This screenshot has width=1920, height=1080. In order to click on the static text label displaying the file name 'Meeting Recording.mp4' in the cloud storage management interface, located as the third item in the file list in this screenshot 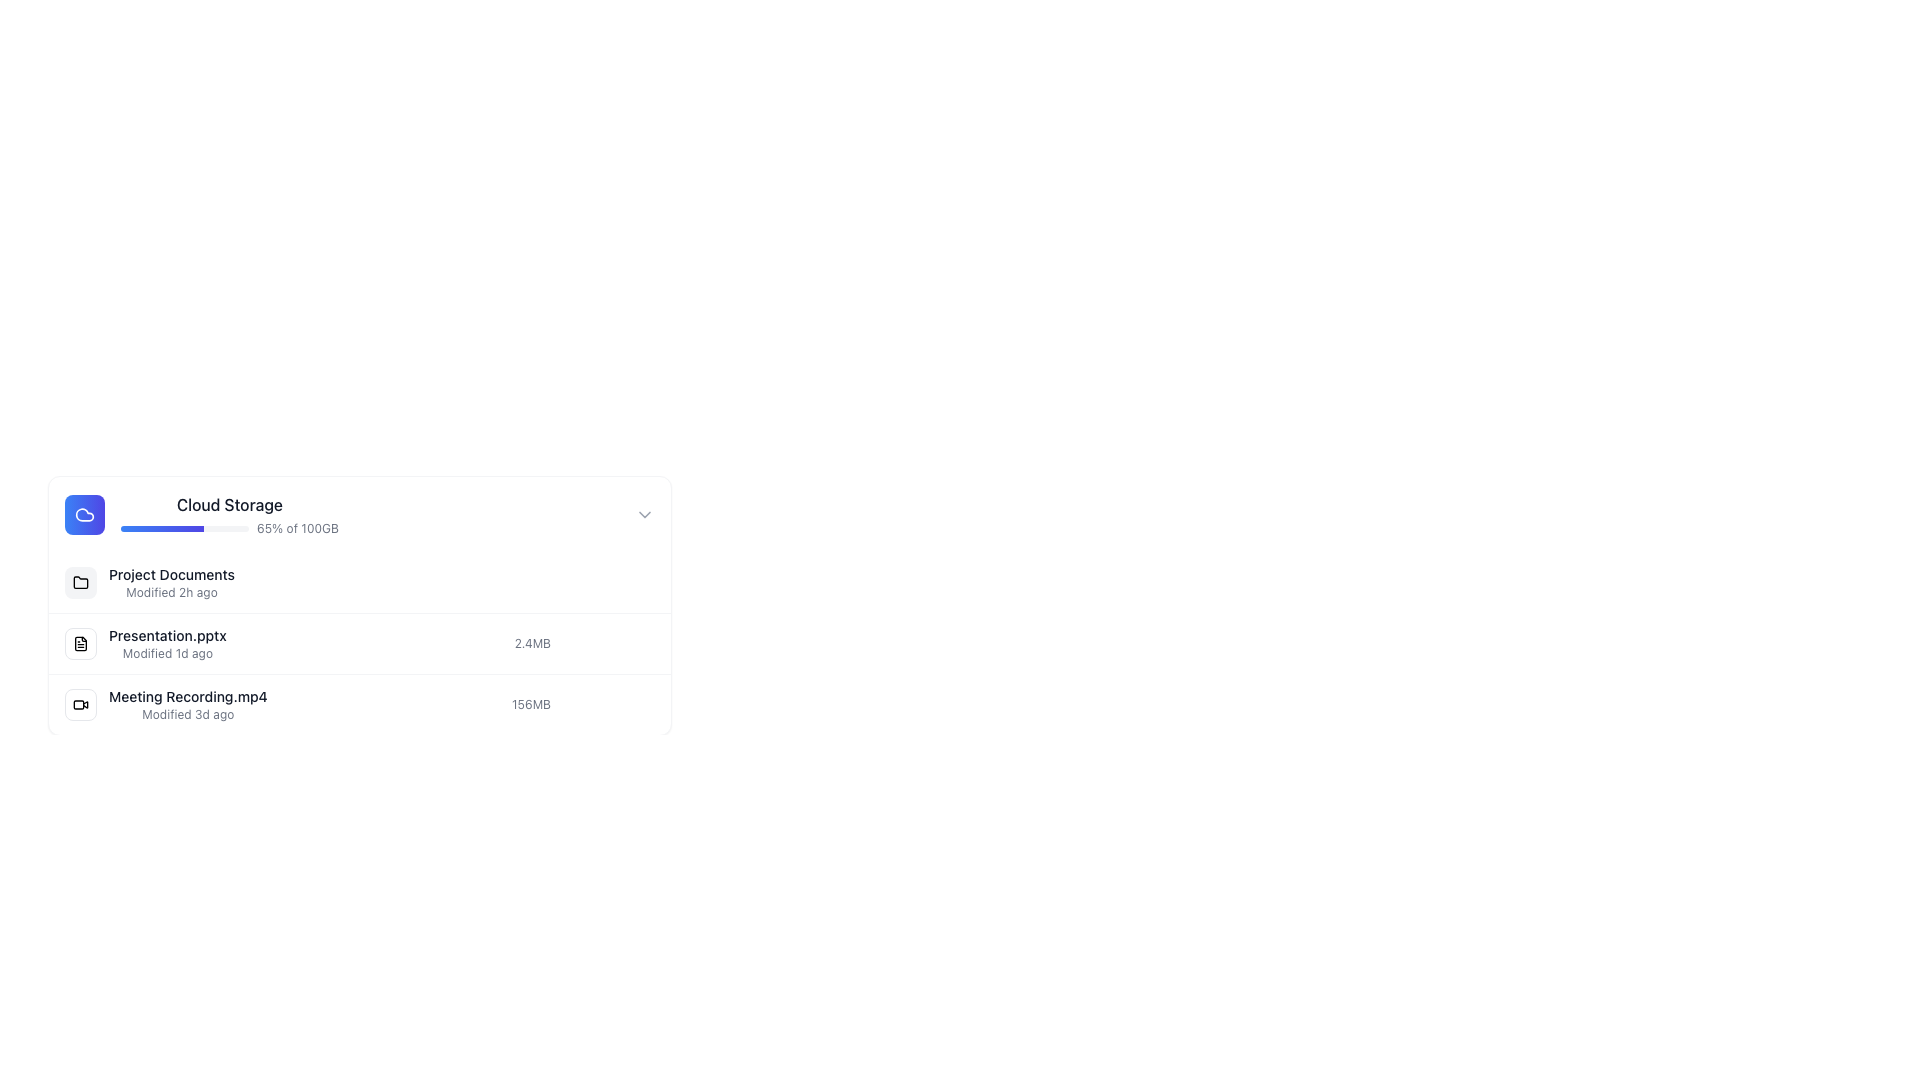, I will do `click(188, 696)`.